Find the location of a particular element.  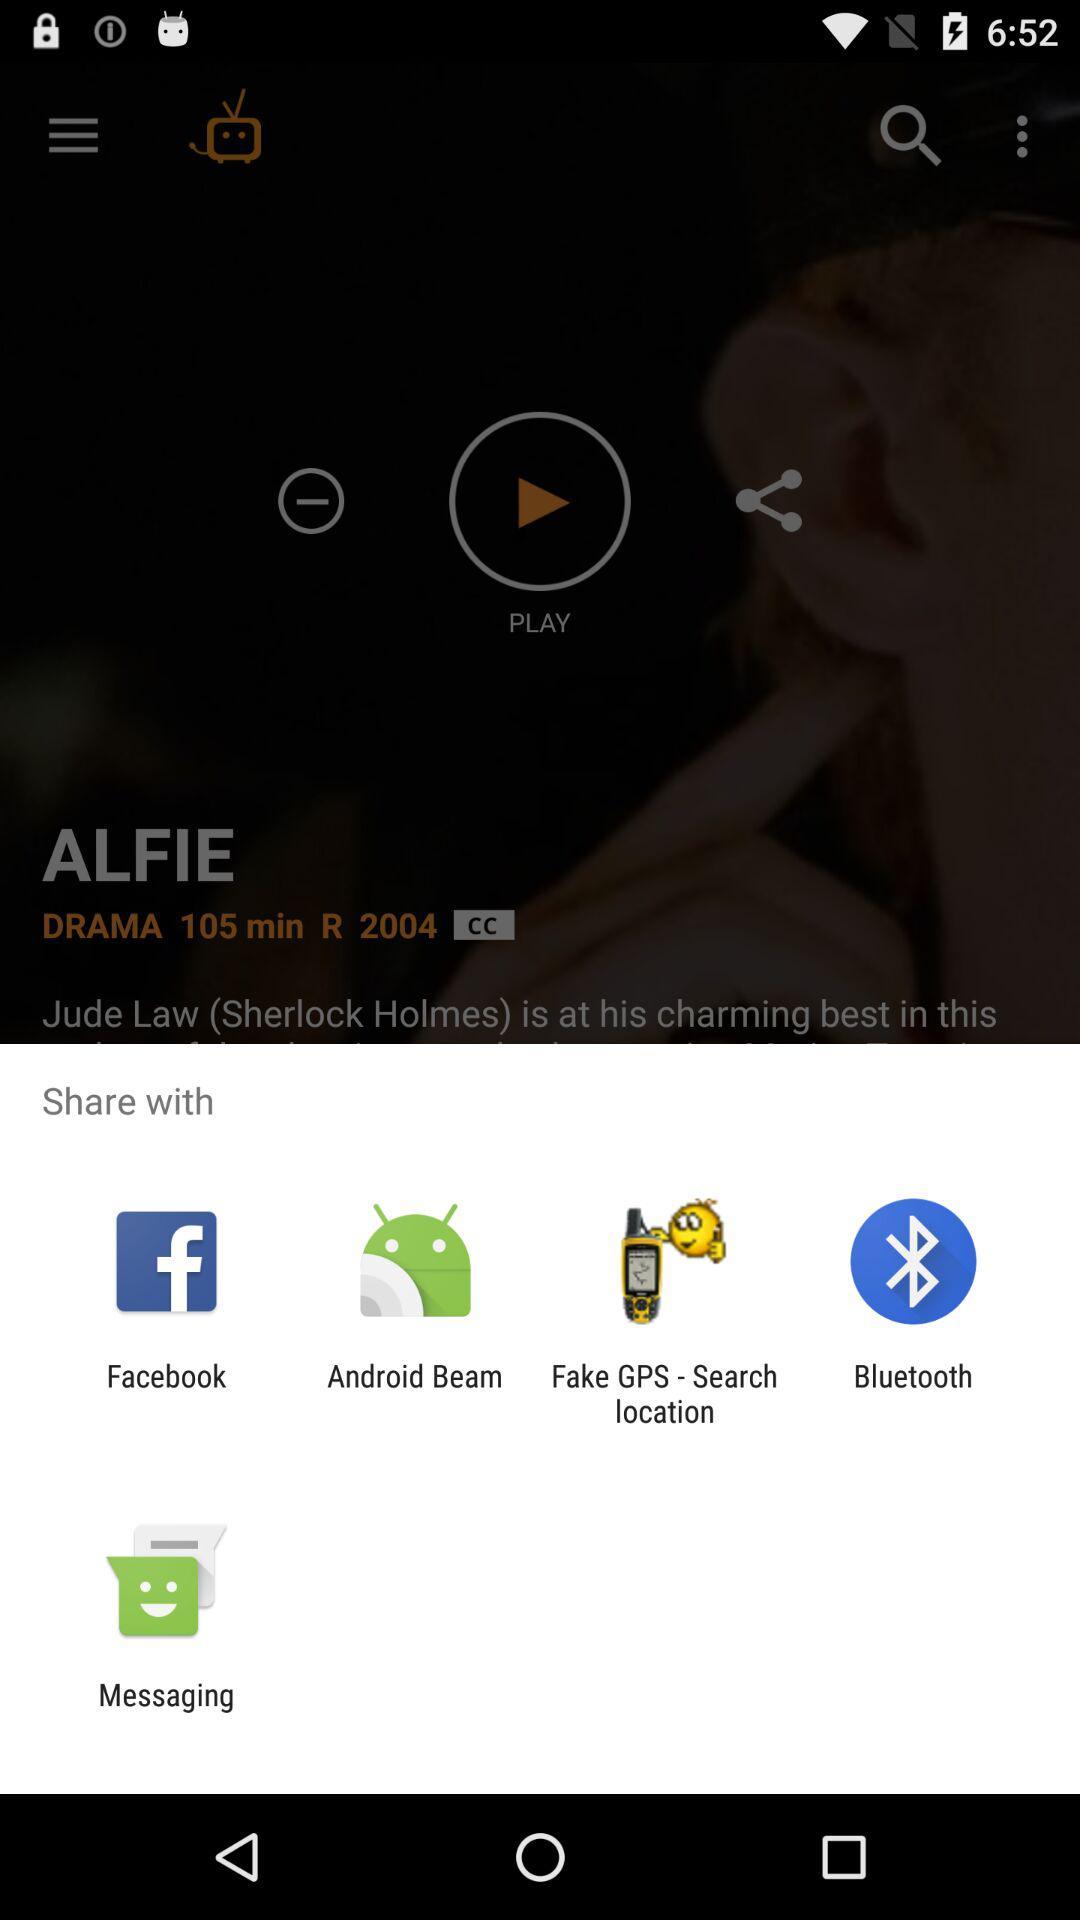

the item to the right of the fake gps search is located at coordinates (913, 1392).